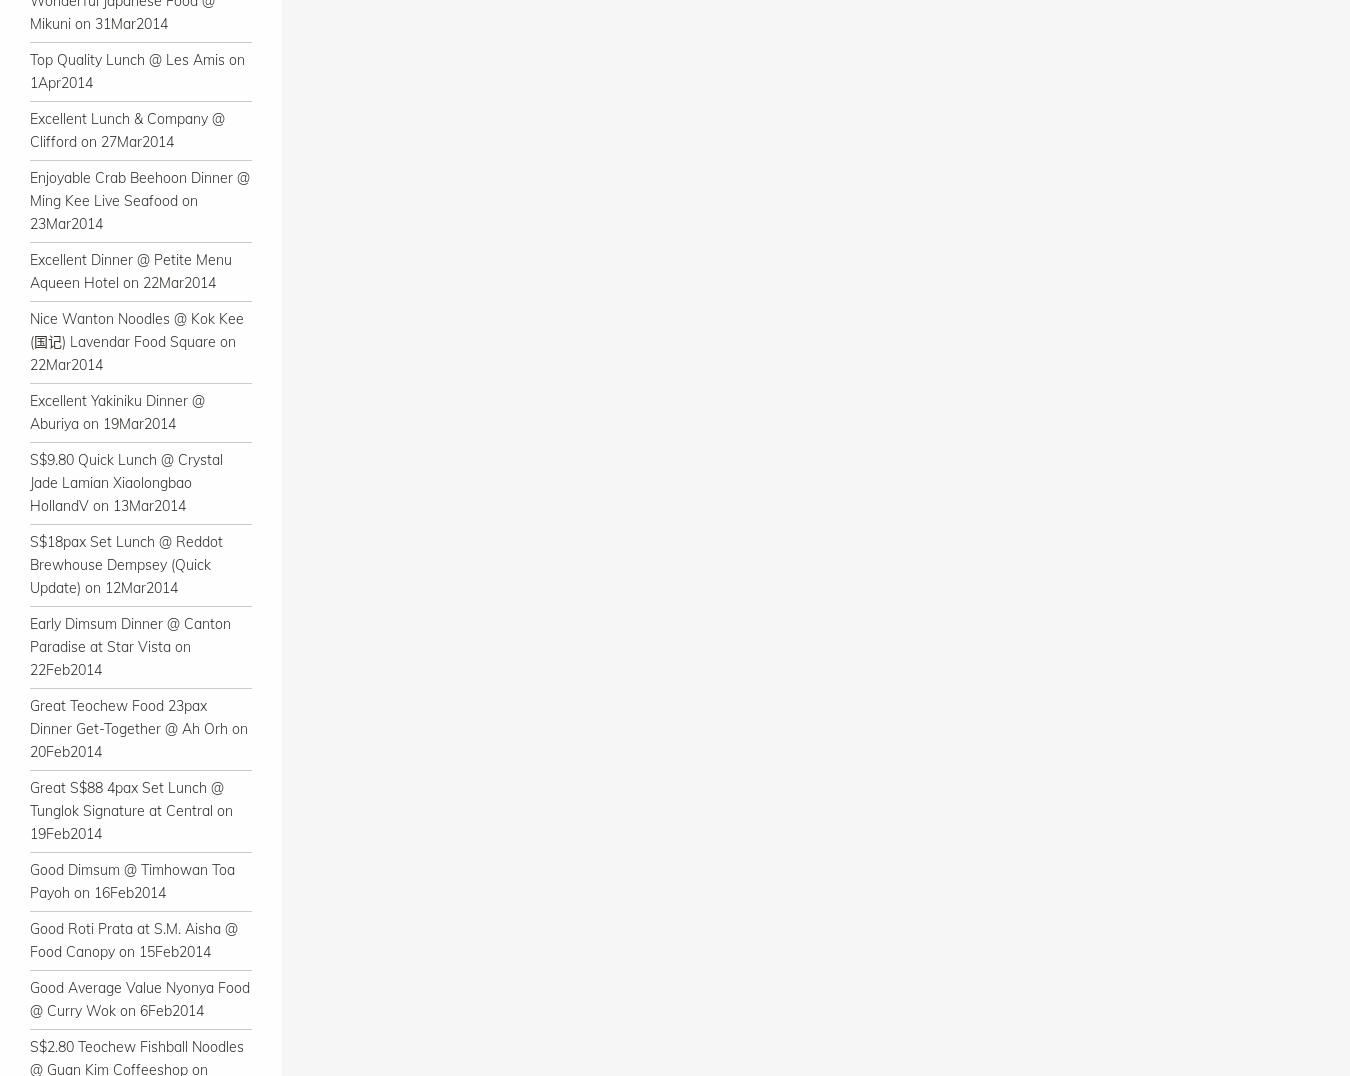  What do you see at coordinates (134, 939) in the screenshot?
I see `'Good Roti Prata at S.M. Aisha @ Food Canopy on 15Feb2014'` at bounding box center [134, 939].